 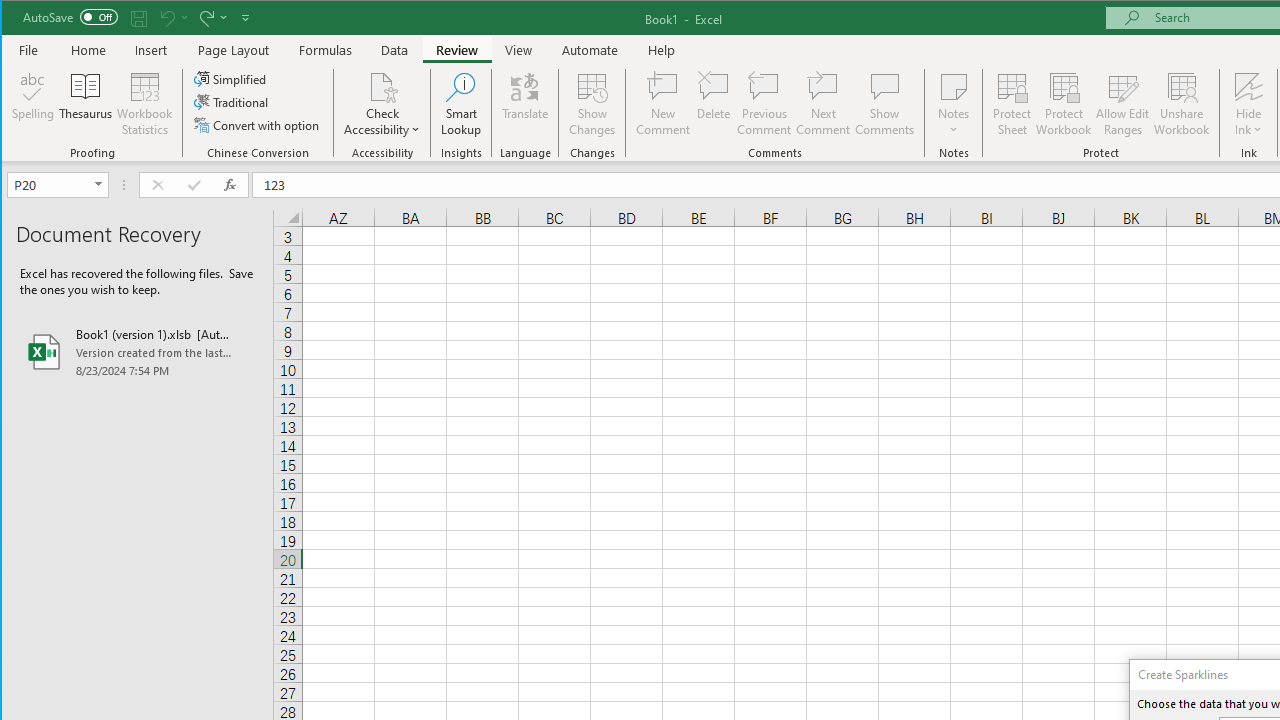 What do you see at coordinates (33, 104) in the screenshot?
I see `'Spelling...'` at bounding box center [33, 104].